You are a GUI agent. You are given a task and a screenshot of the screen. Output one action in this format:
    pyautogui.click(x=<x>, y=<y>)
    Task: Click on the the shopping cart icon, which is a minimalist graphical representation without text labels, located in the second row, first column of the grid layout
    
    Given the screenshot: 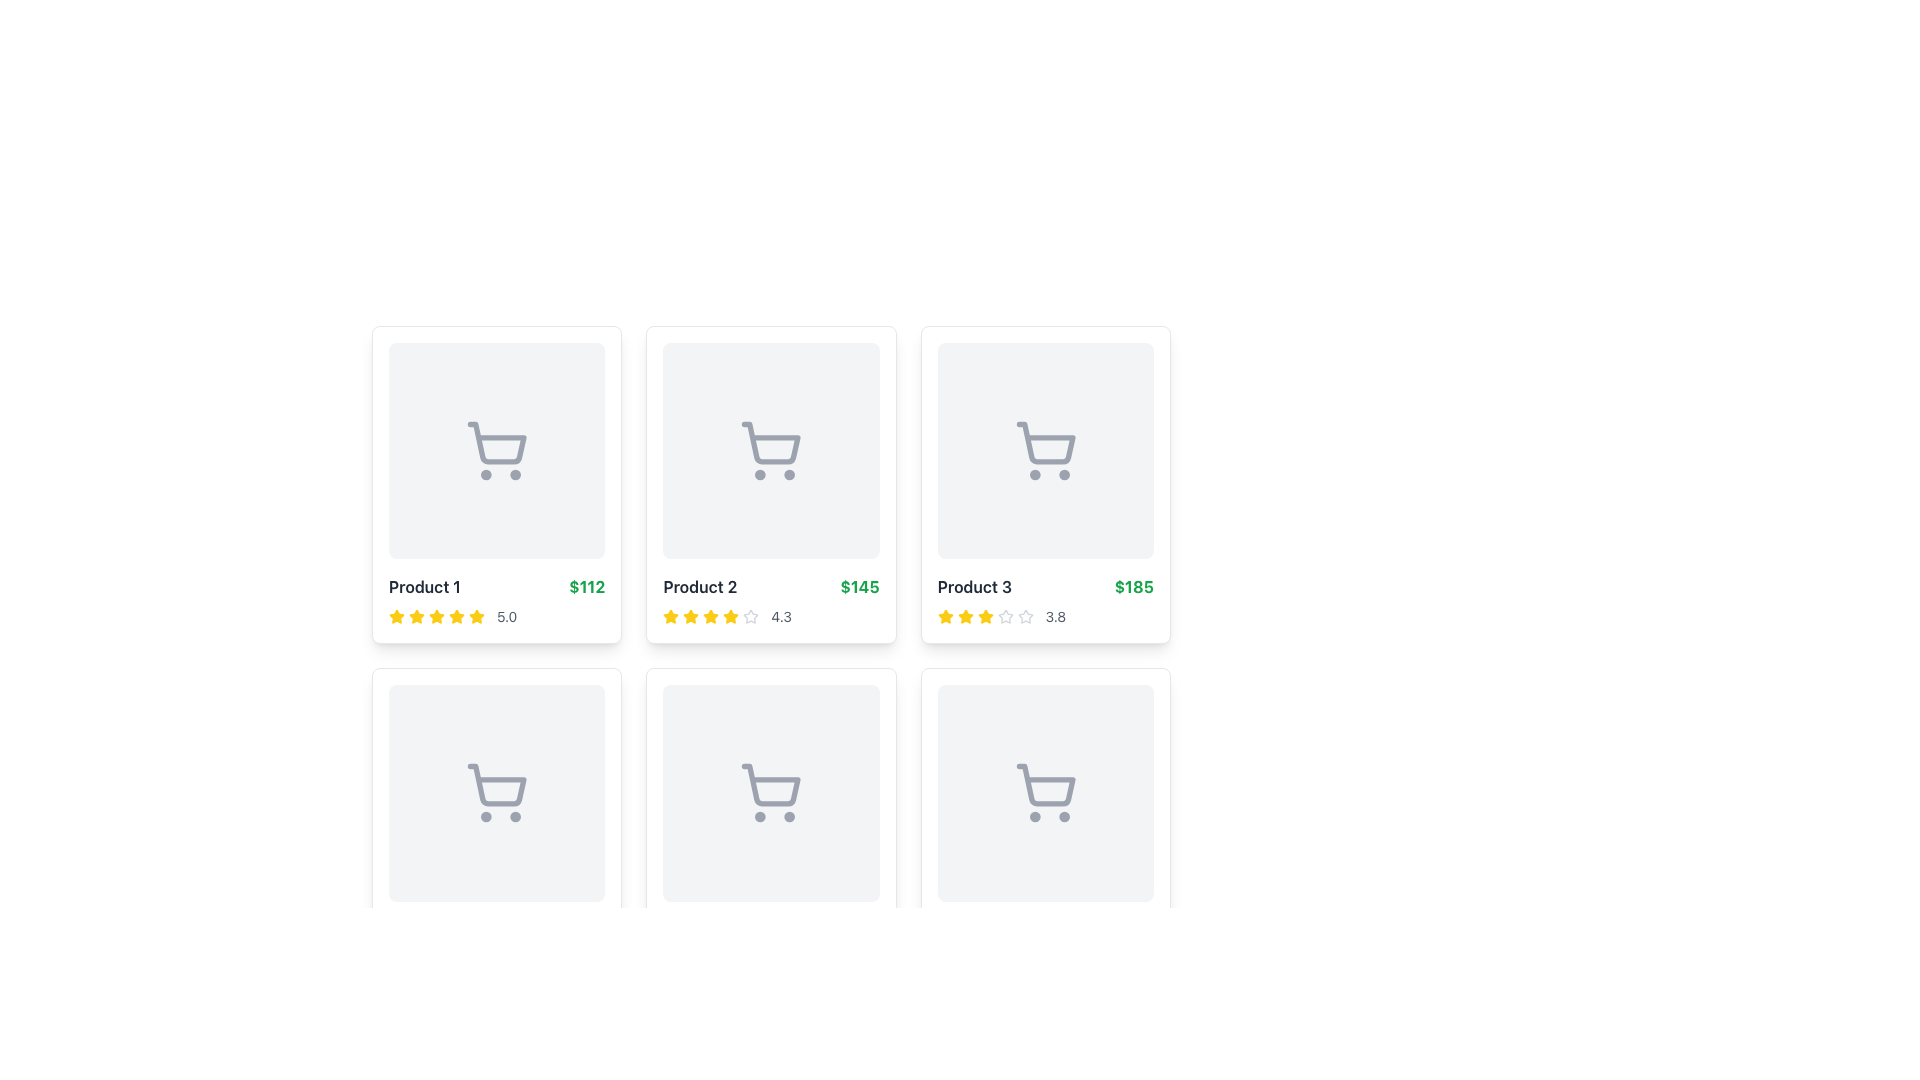 What is the action you would take?
    pyautogui.click(x=497, y=784)
    